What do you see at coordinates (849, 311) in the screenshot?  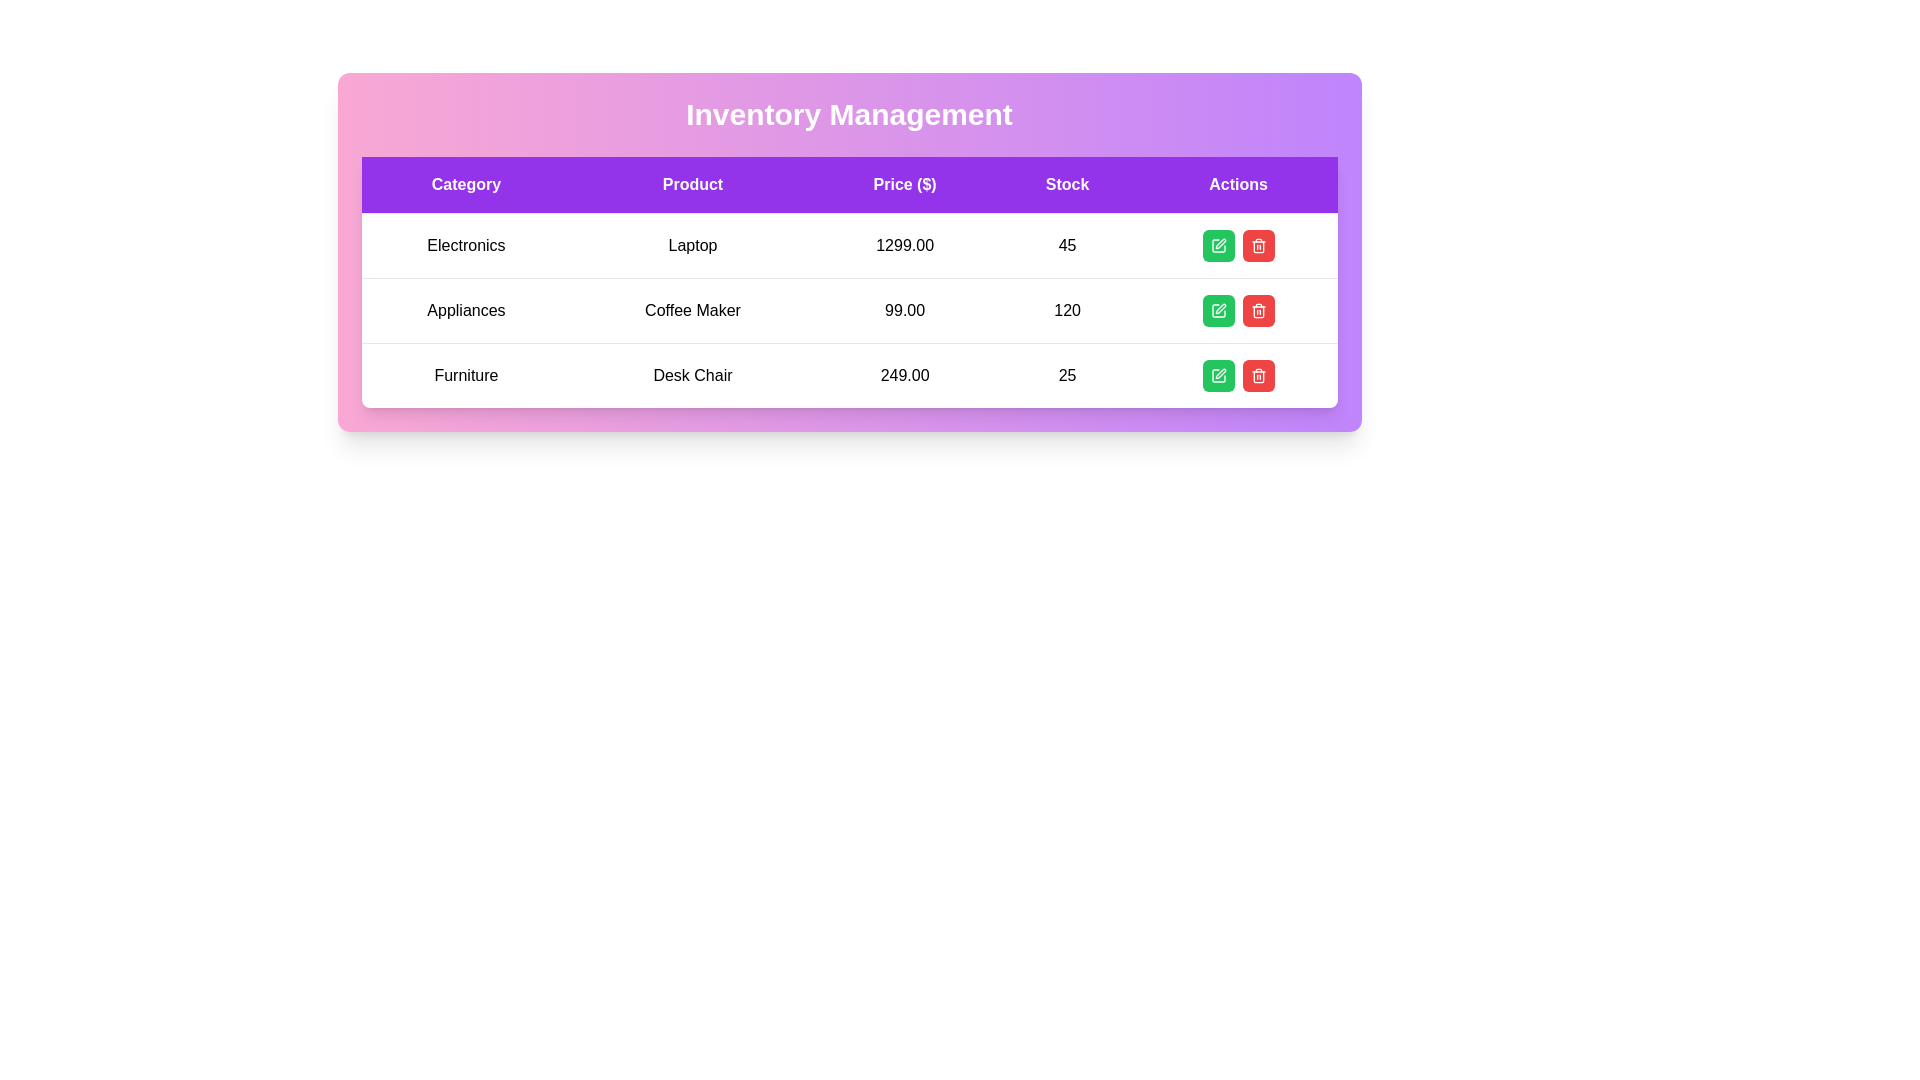 I see `the second row of the inventory table, which contains details about a product entry, to read or perform actions` at bounding box center [849, 311].